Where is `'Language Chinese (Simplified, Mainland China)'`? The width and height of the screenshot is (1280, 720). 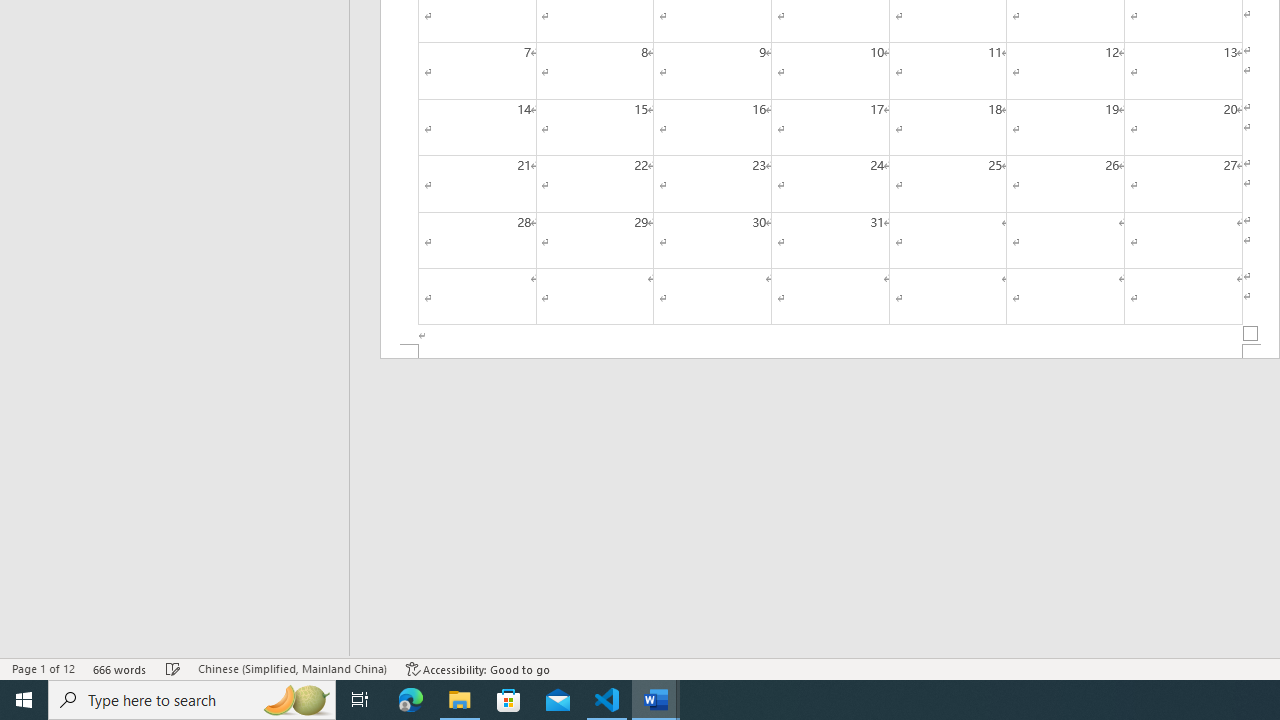 'Language Chinese (Simplified, Mainland China)' is located at coordinates (291, 669).